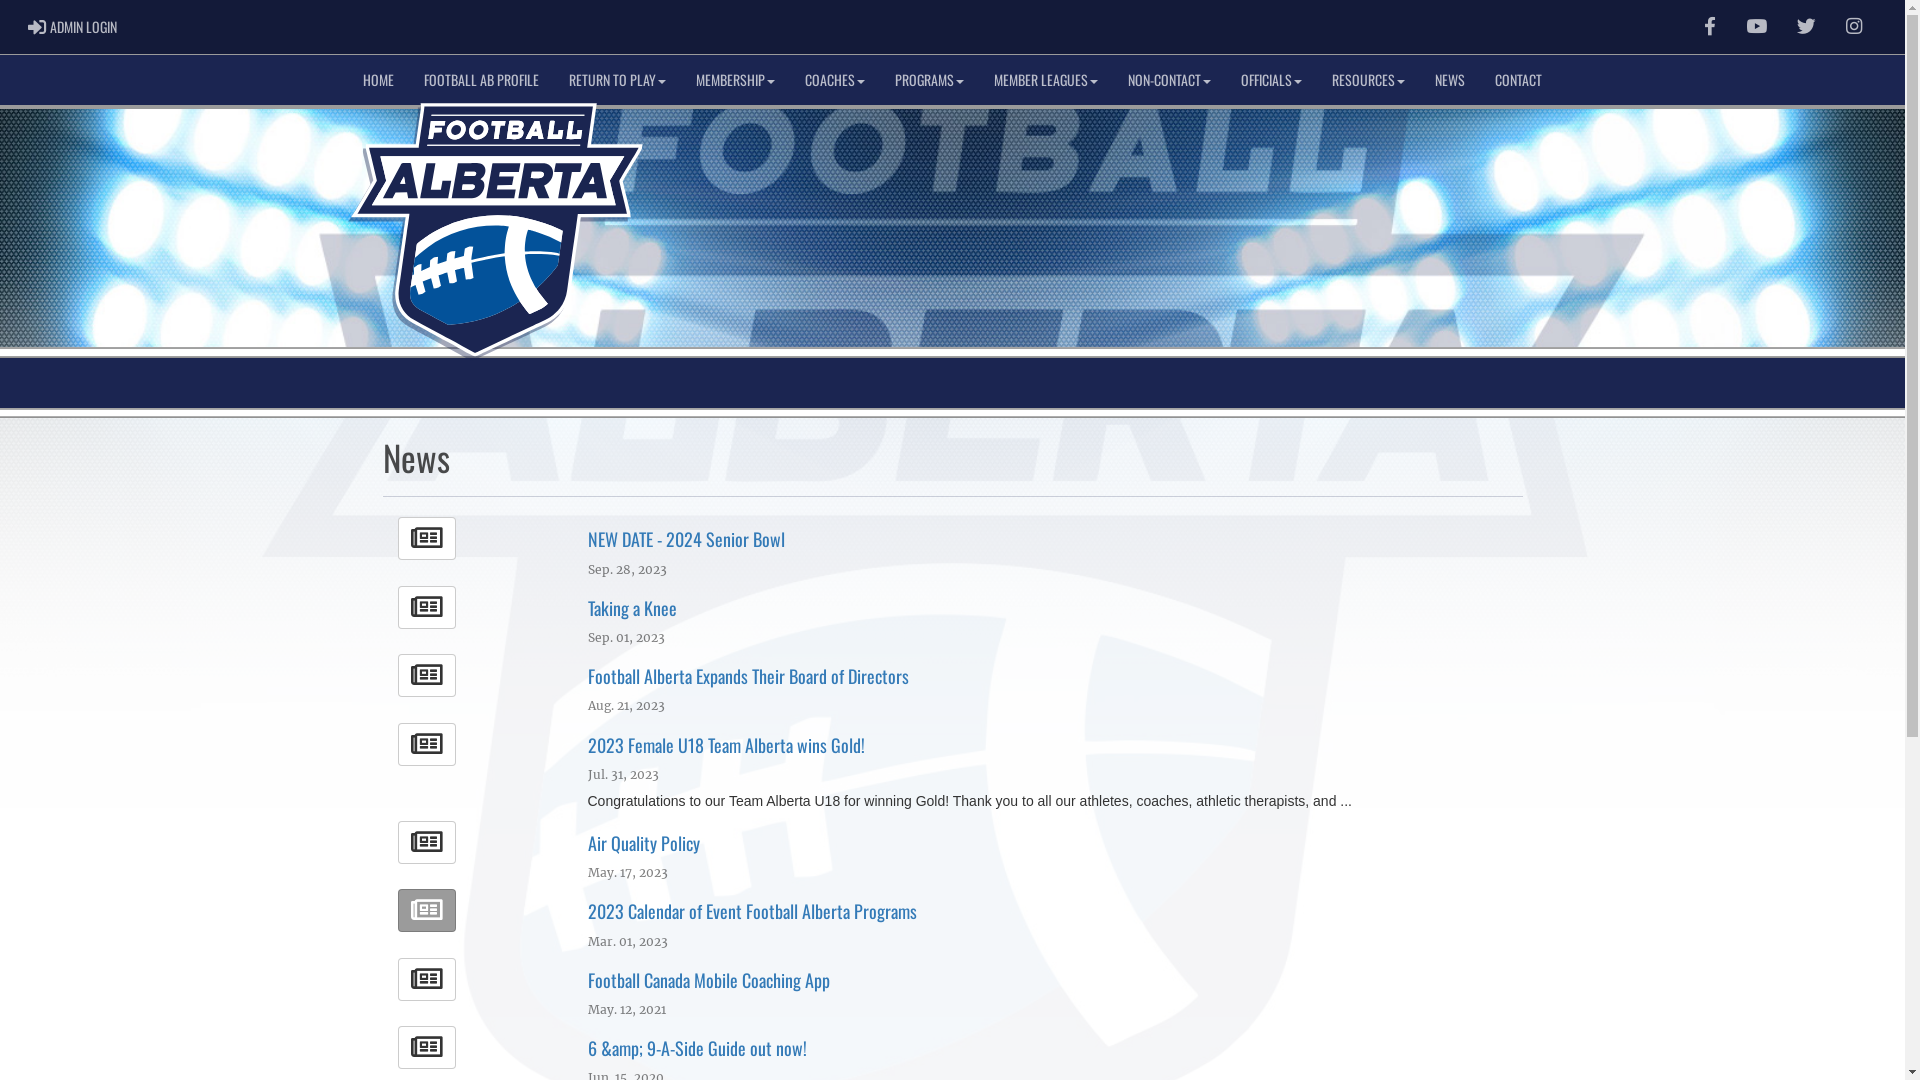 The image size is (1920, 1080). What do you see at coordinates (734, 79) in the screenshot?
I see `'MEMBERSHIP'` at bounding box center [734, 79].